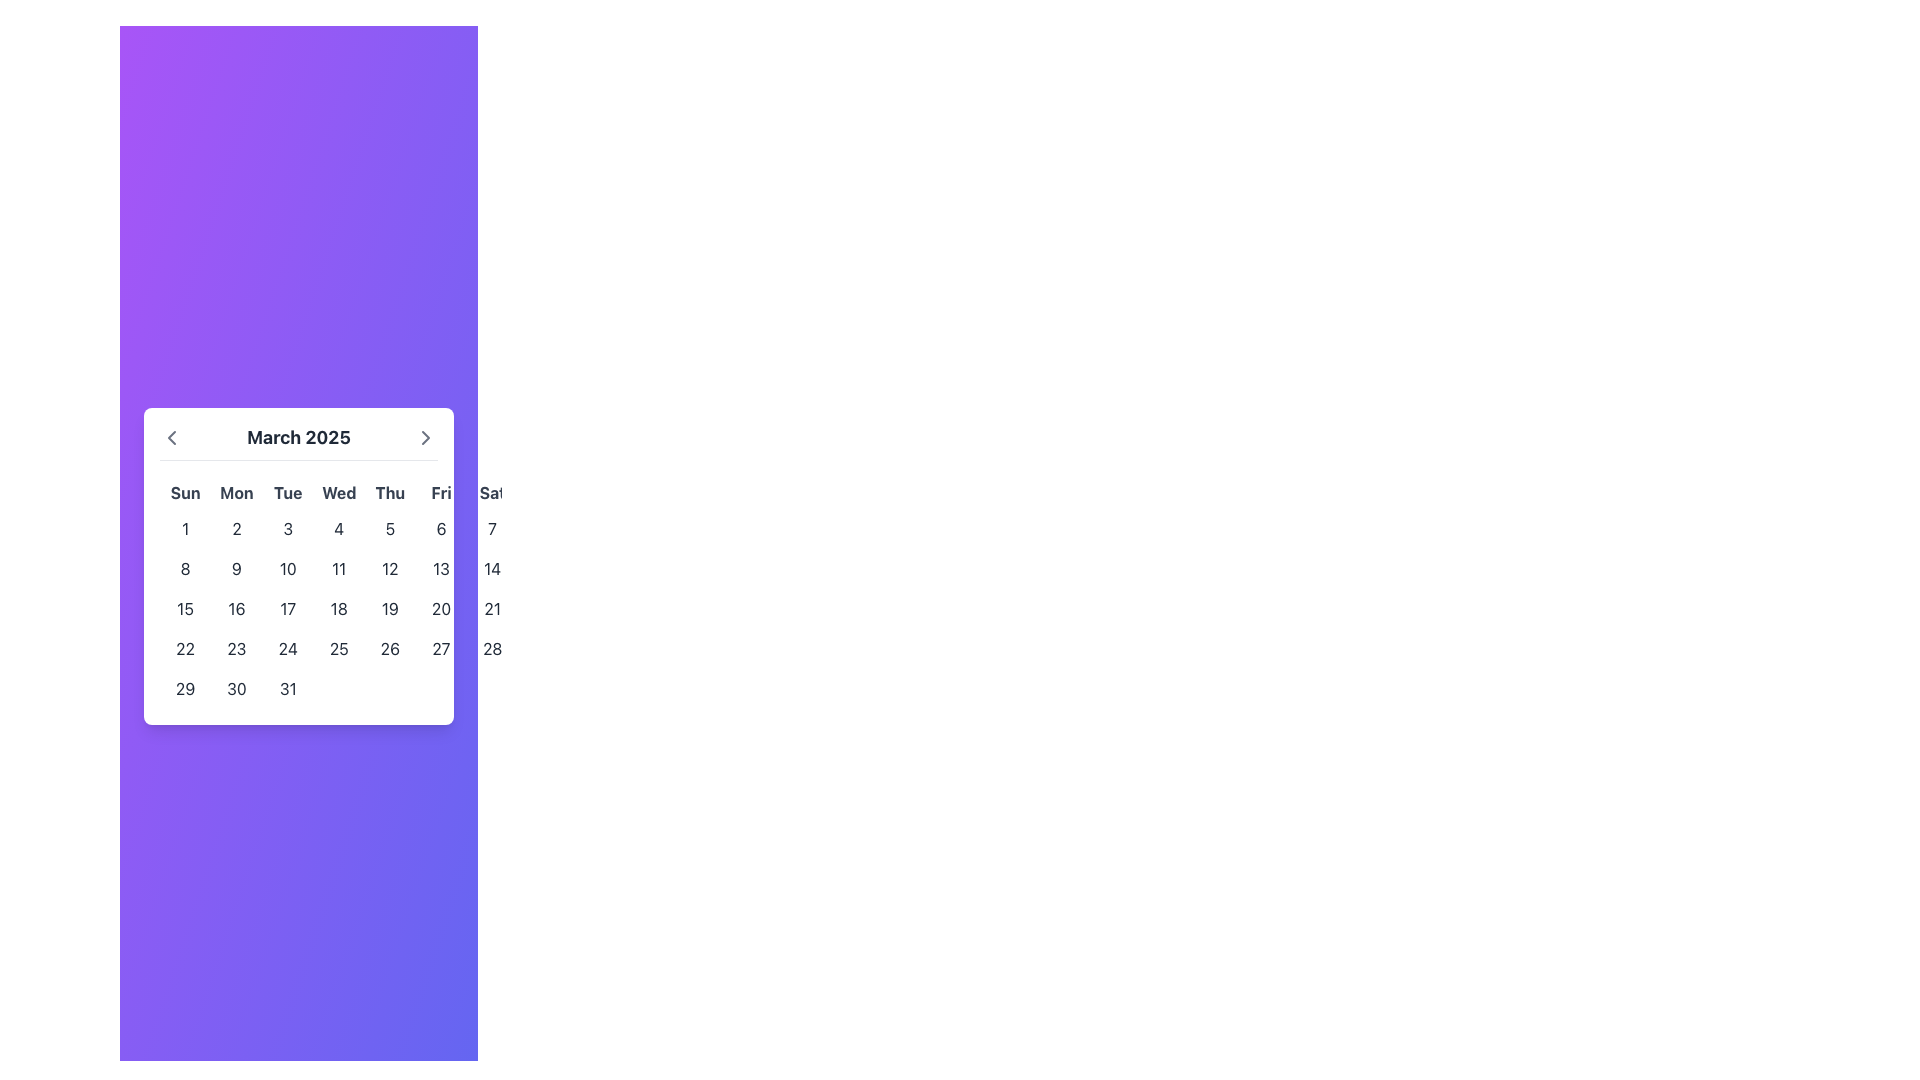  What do you see at coordinates (390, 492) in the screenshot?
I see `the static text label displaying 'Thu', which is the fifth abbreviation in the row of week days in the calendar header` at bounding box center [390, 492].